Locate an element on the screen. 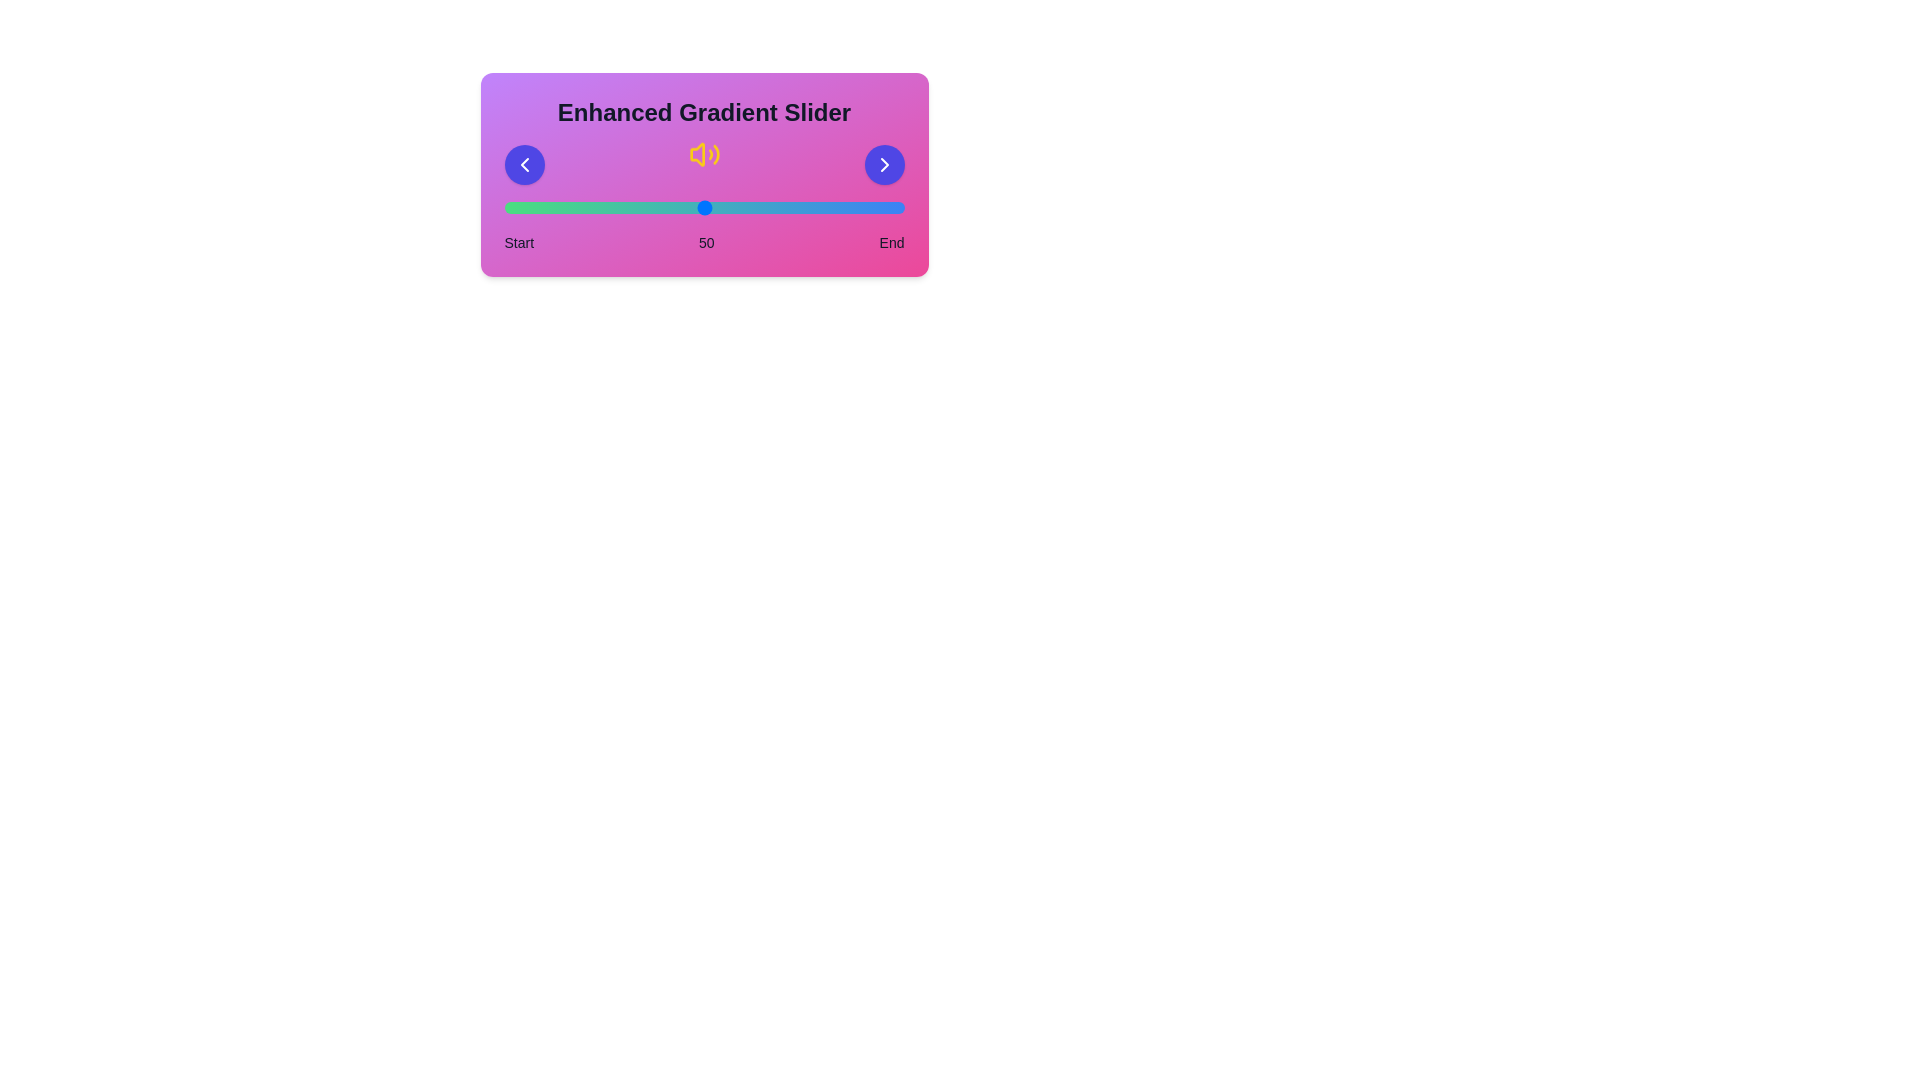  the right arrow button to increase the slider value is located at coordinates (883, 164).